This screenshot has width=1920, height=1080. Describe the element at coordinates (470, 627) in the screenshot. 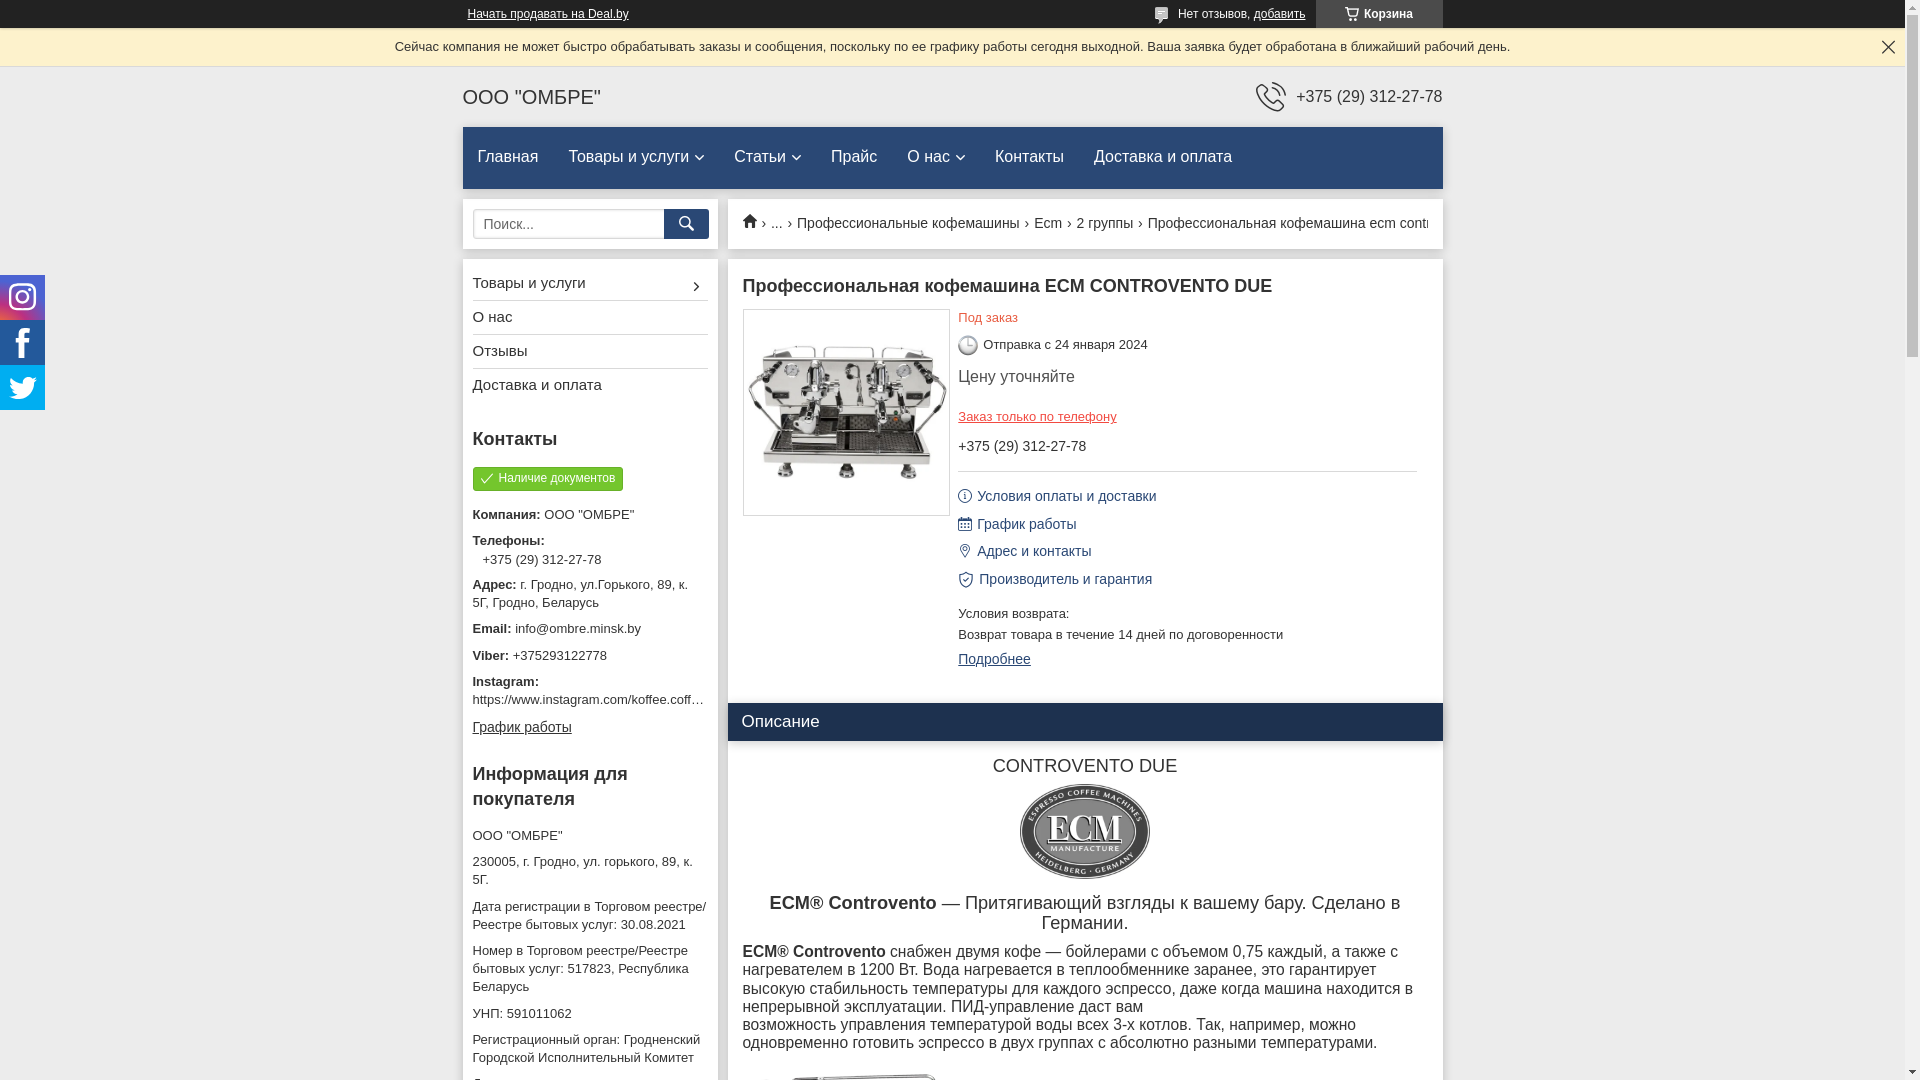

I see `'info@ombre.minsk.by'` at that location.